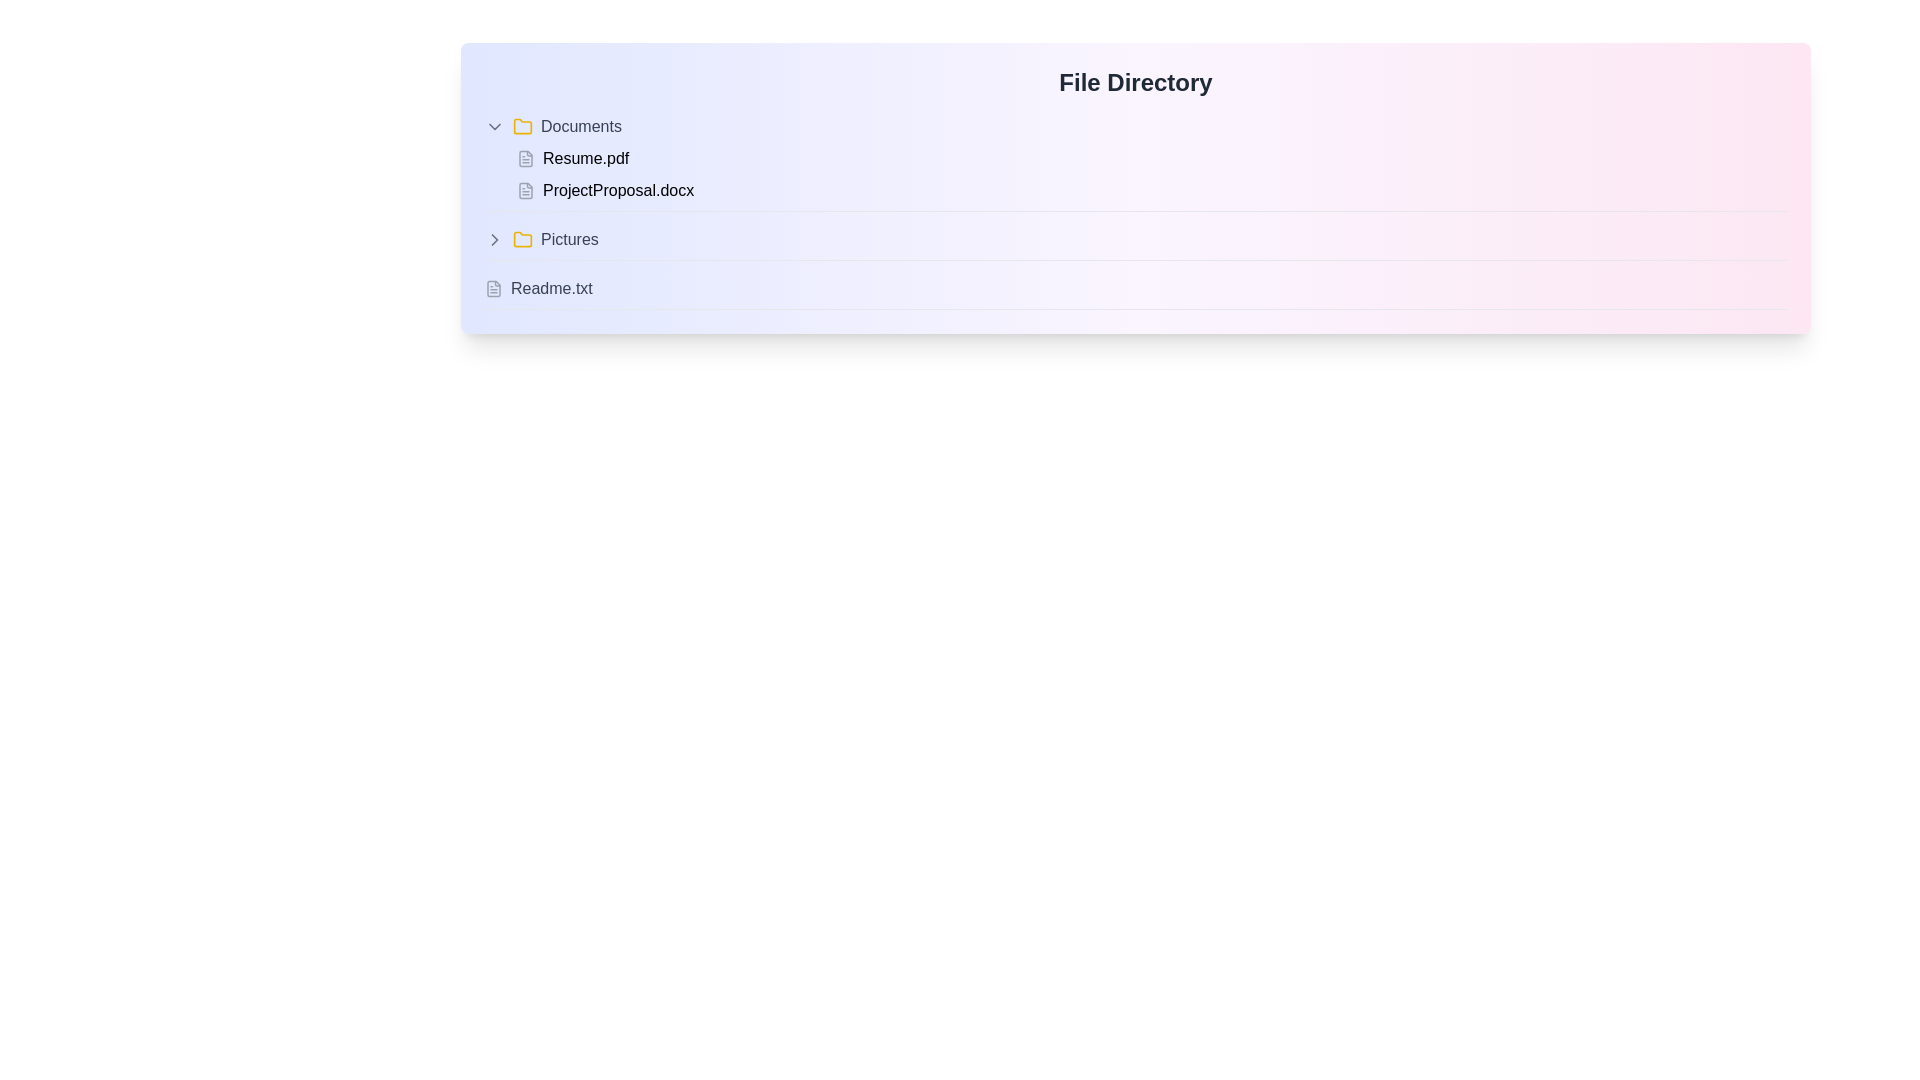 This screenshot has width=1920, height=1080. I want to click on the downward-facing chevron icon, so click(494, 127).